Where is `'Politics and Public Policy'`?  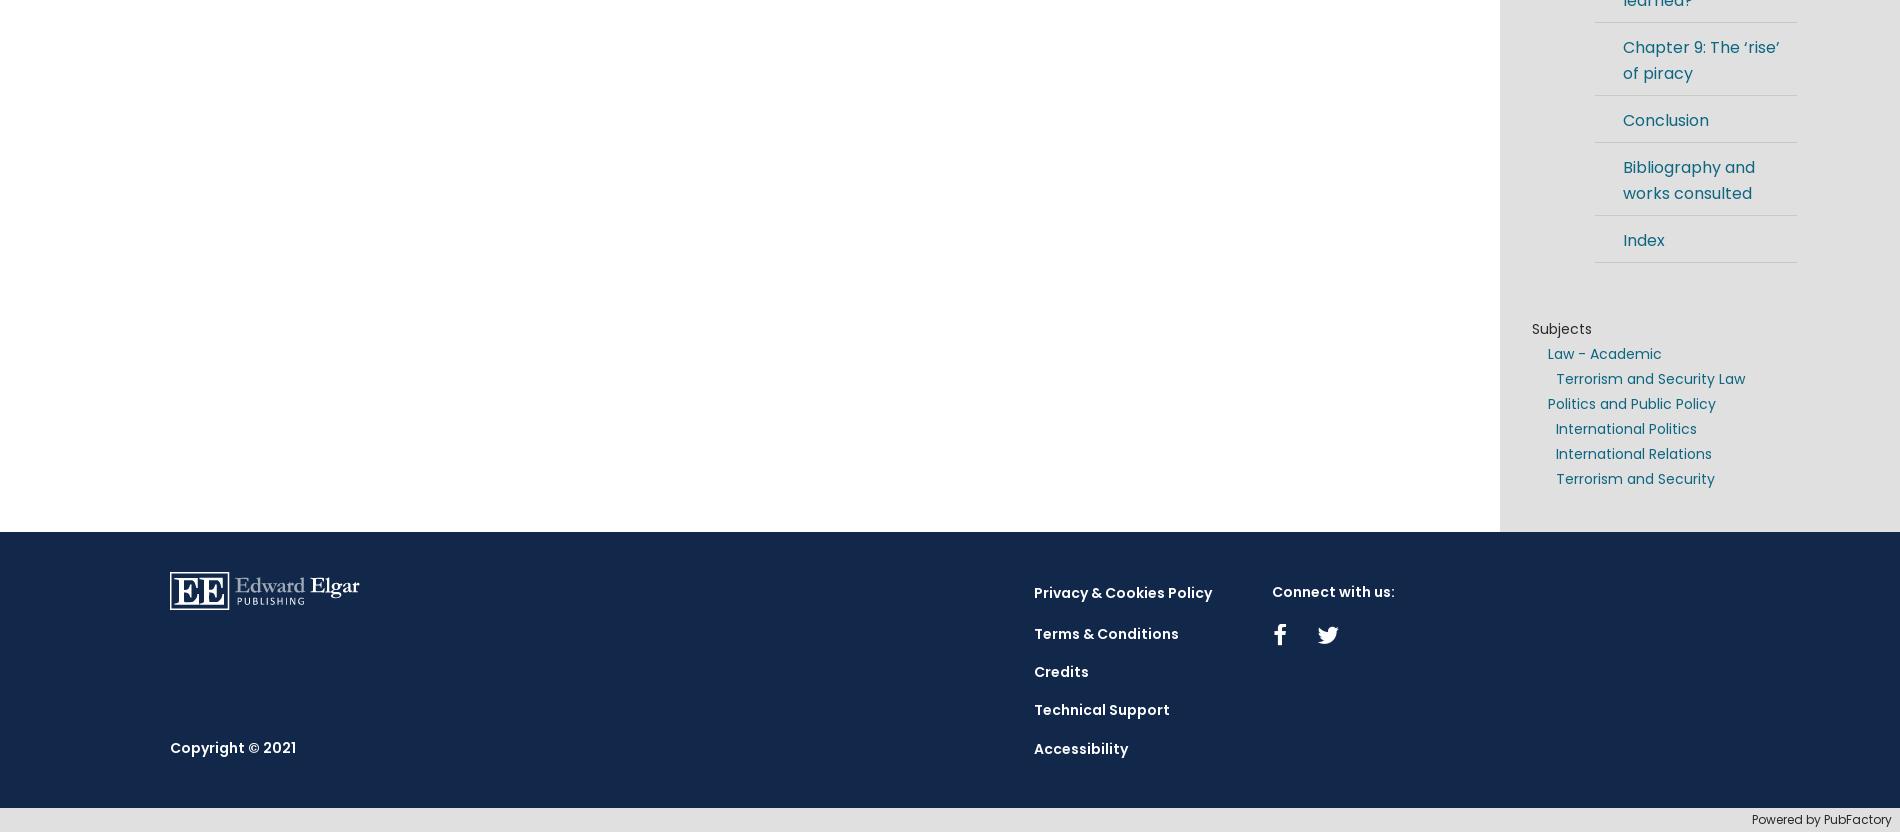
'Politics and Public Policy' is located at coordinates (1631, 403).